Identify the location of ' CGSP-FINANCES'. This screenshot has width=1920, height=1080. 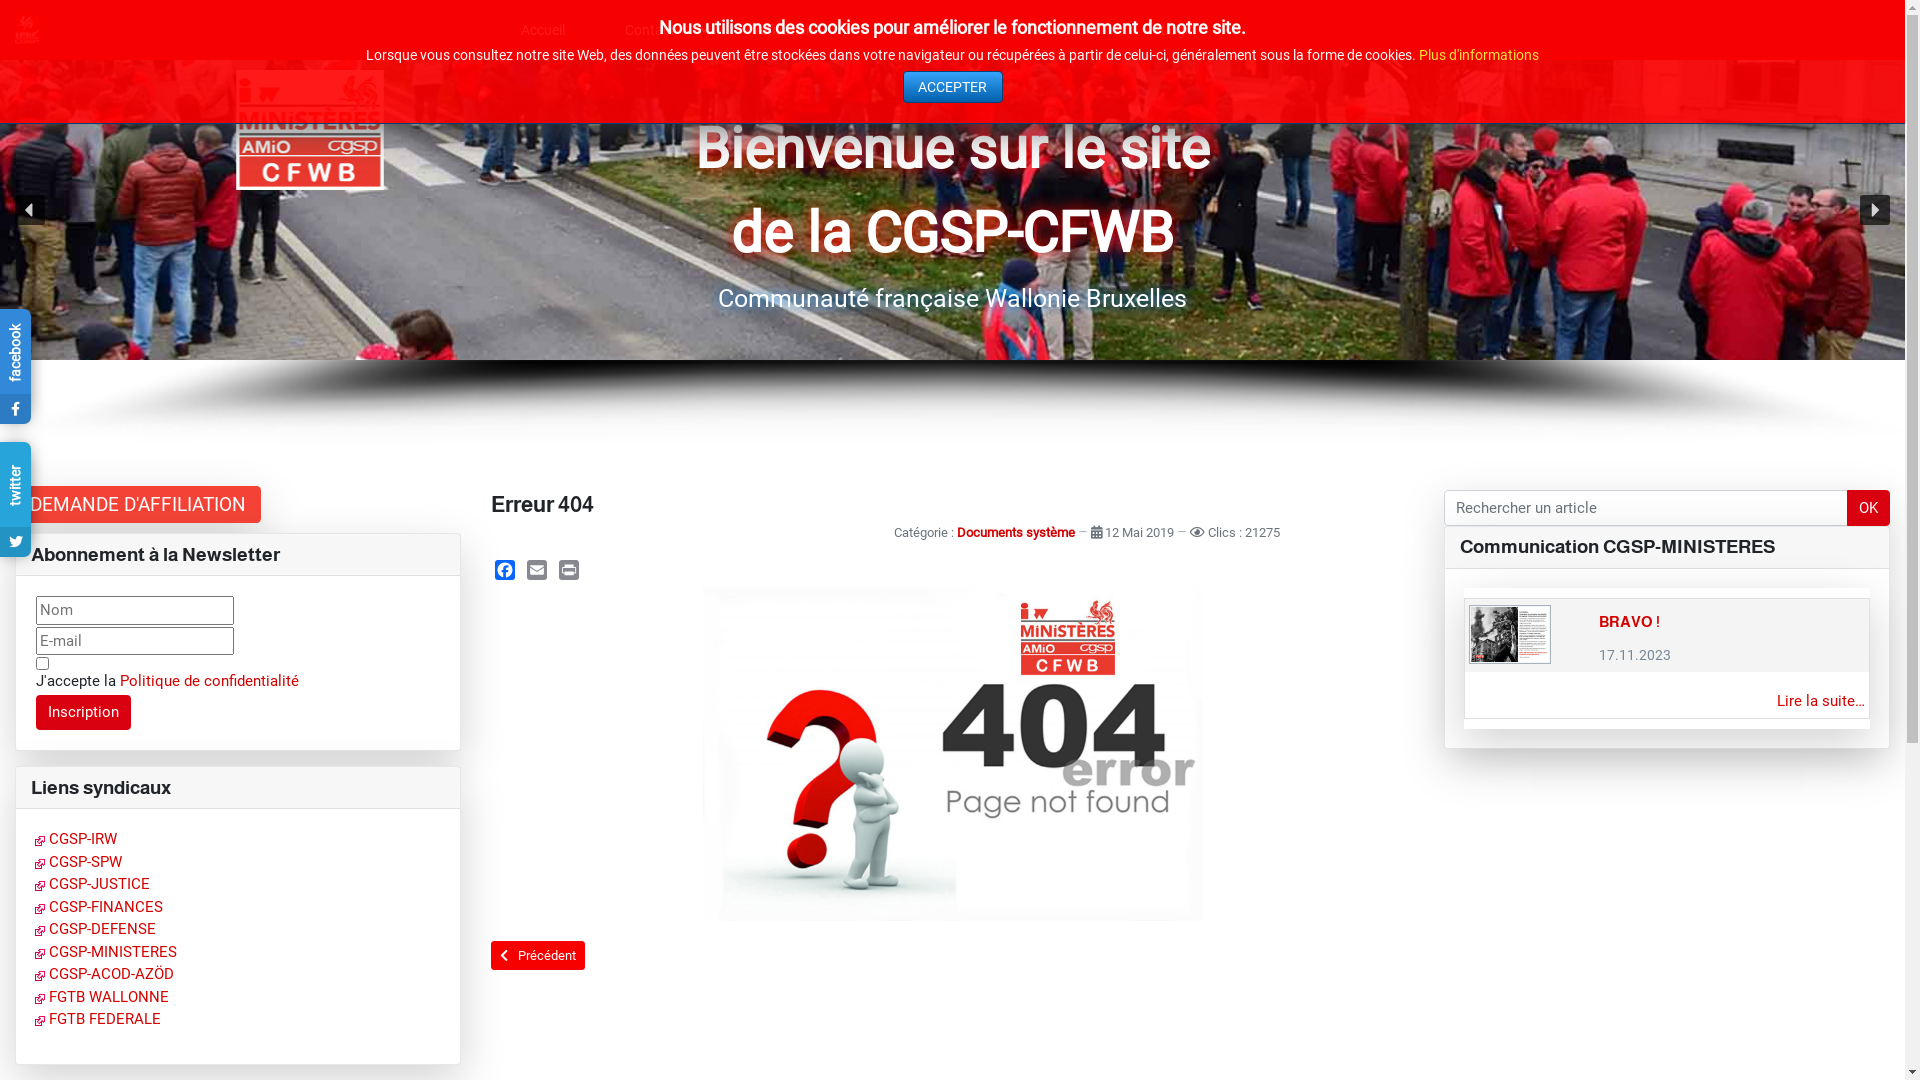
(98, 906).